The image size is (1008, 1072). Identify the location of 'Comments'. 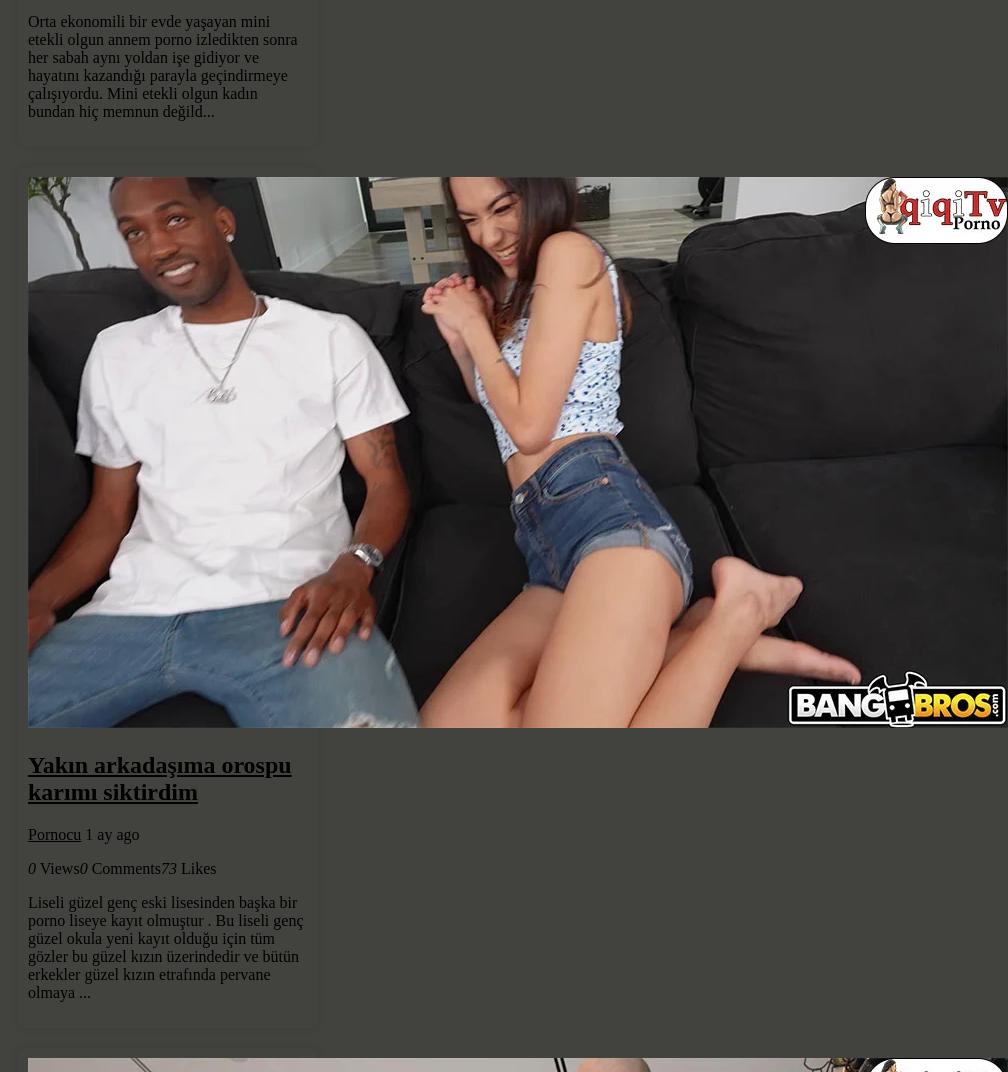
(125, 867).